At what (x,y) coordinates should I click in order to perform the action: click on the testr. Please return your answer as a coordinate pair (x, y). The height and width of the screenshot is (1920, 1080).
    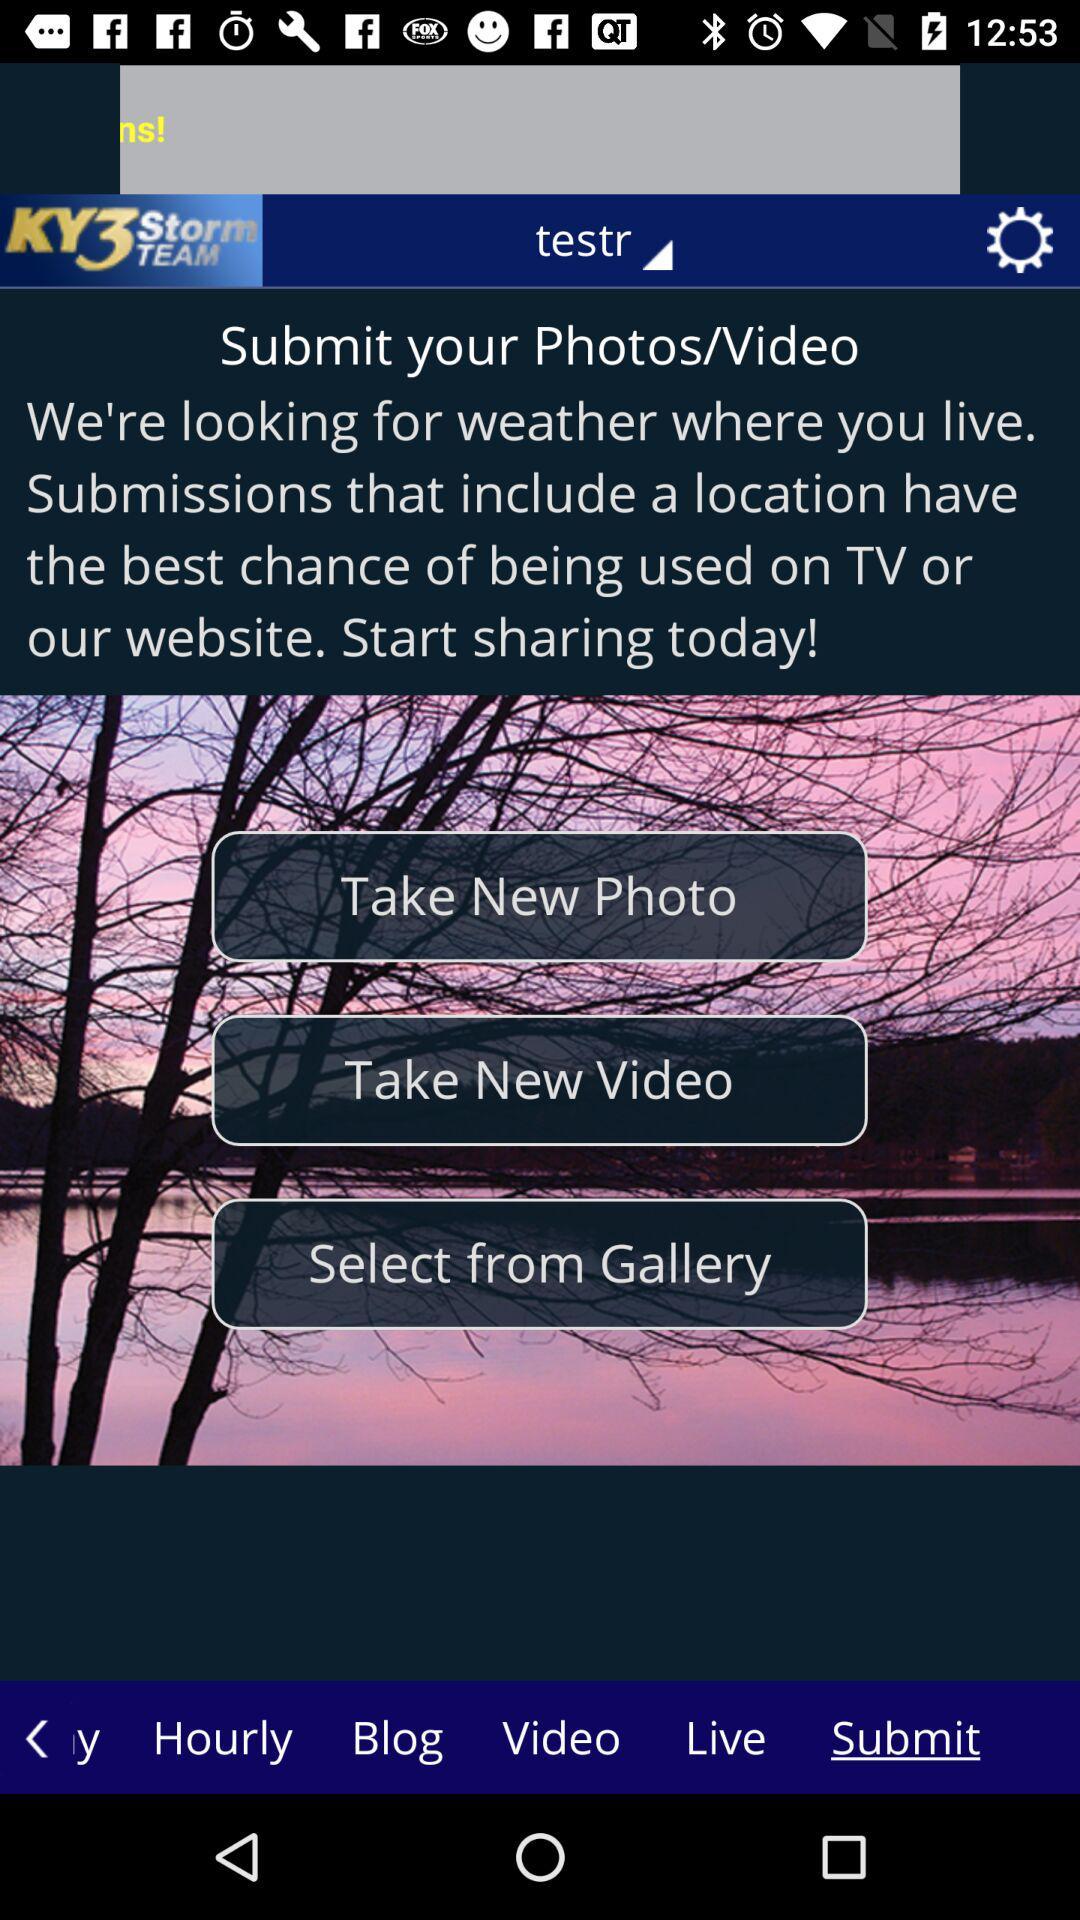
    Looking at the image, I should click on (617, 240).